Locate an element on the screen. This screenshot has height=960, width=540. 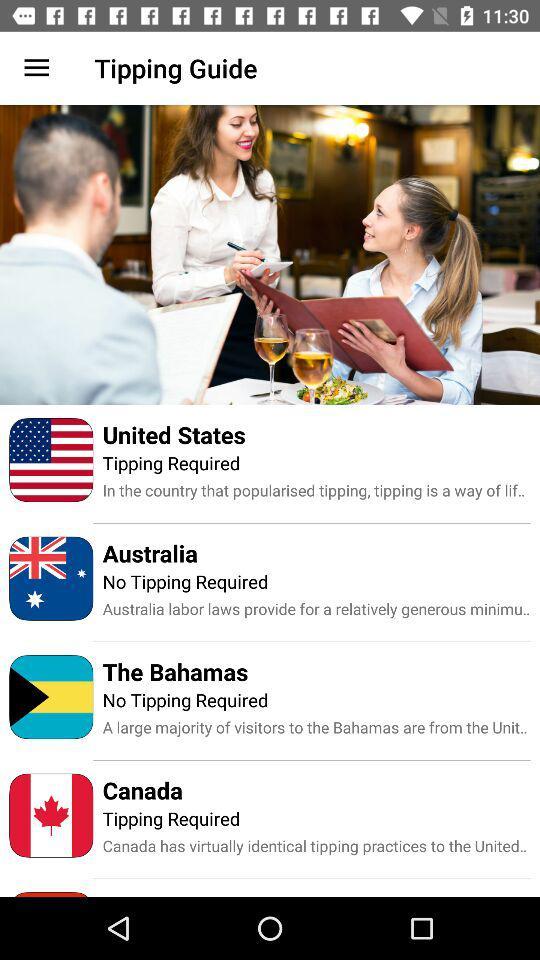
the icon to the left of the tipping guide icon is located at coordinates (36, 68).